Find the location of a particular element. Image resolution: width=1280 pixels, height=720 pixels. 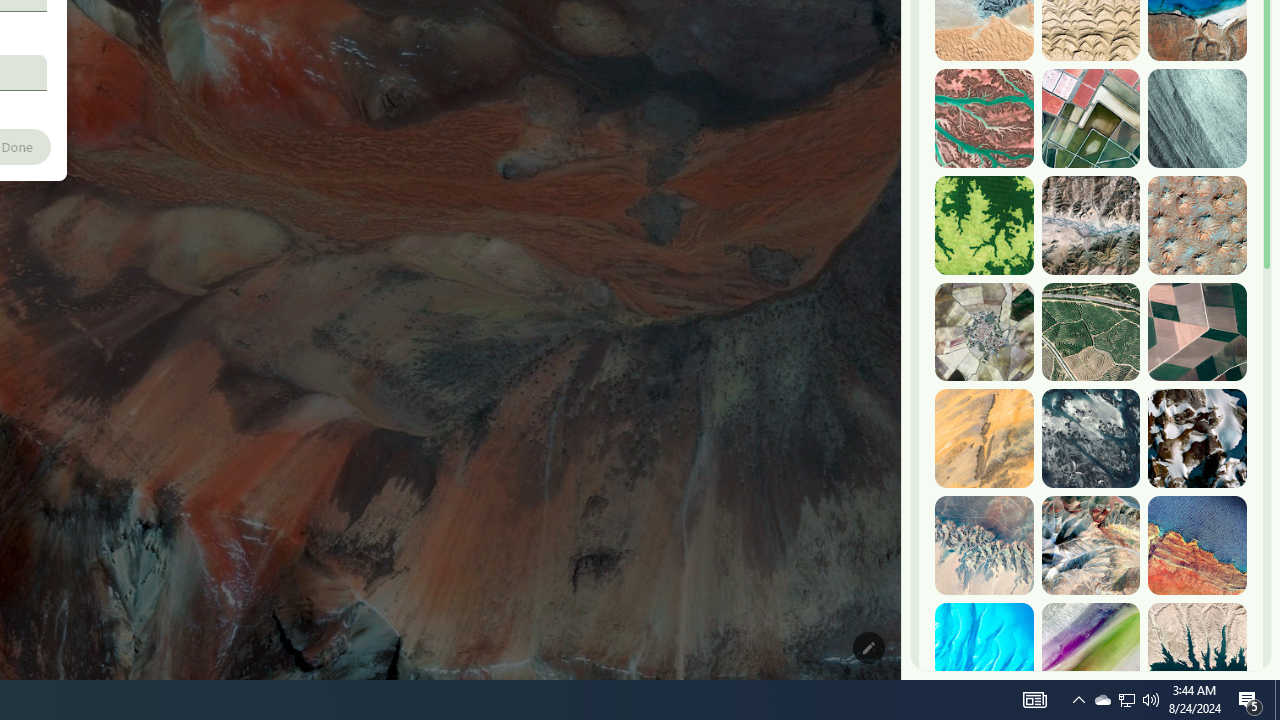

'Side Panel Resize Handle' is located at coordinates (904, 39).